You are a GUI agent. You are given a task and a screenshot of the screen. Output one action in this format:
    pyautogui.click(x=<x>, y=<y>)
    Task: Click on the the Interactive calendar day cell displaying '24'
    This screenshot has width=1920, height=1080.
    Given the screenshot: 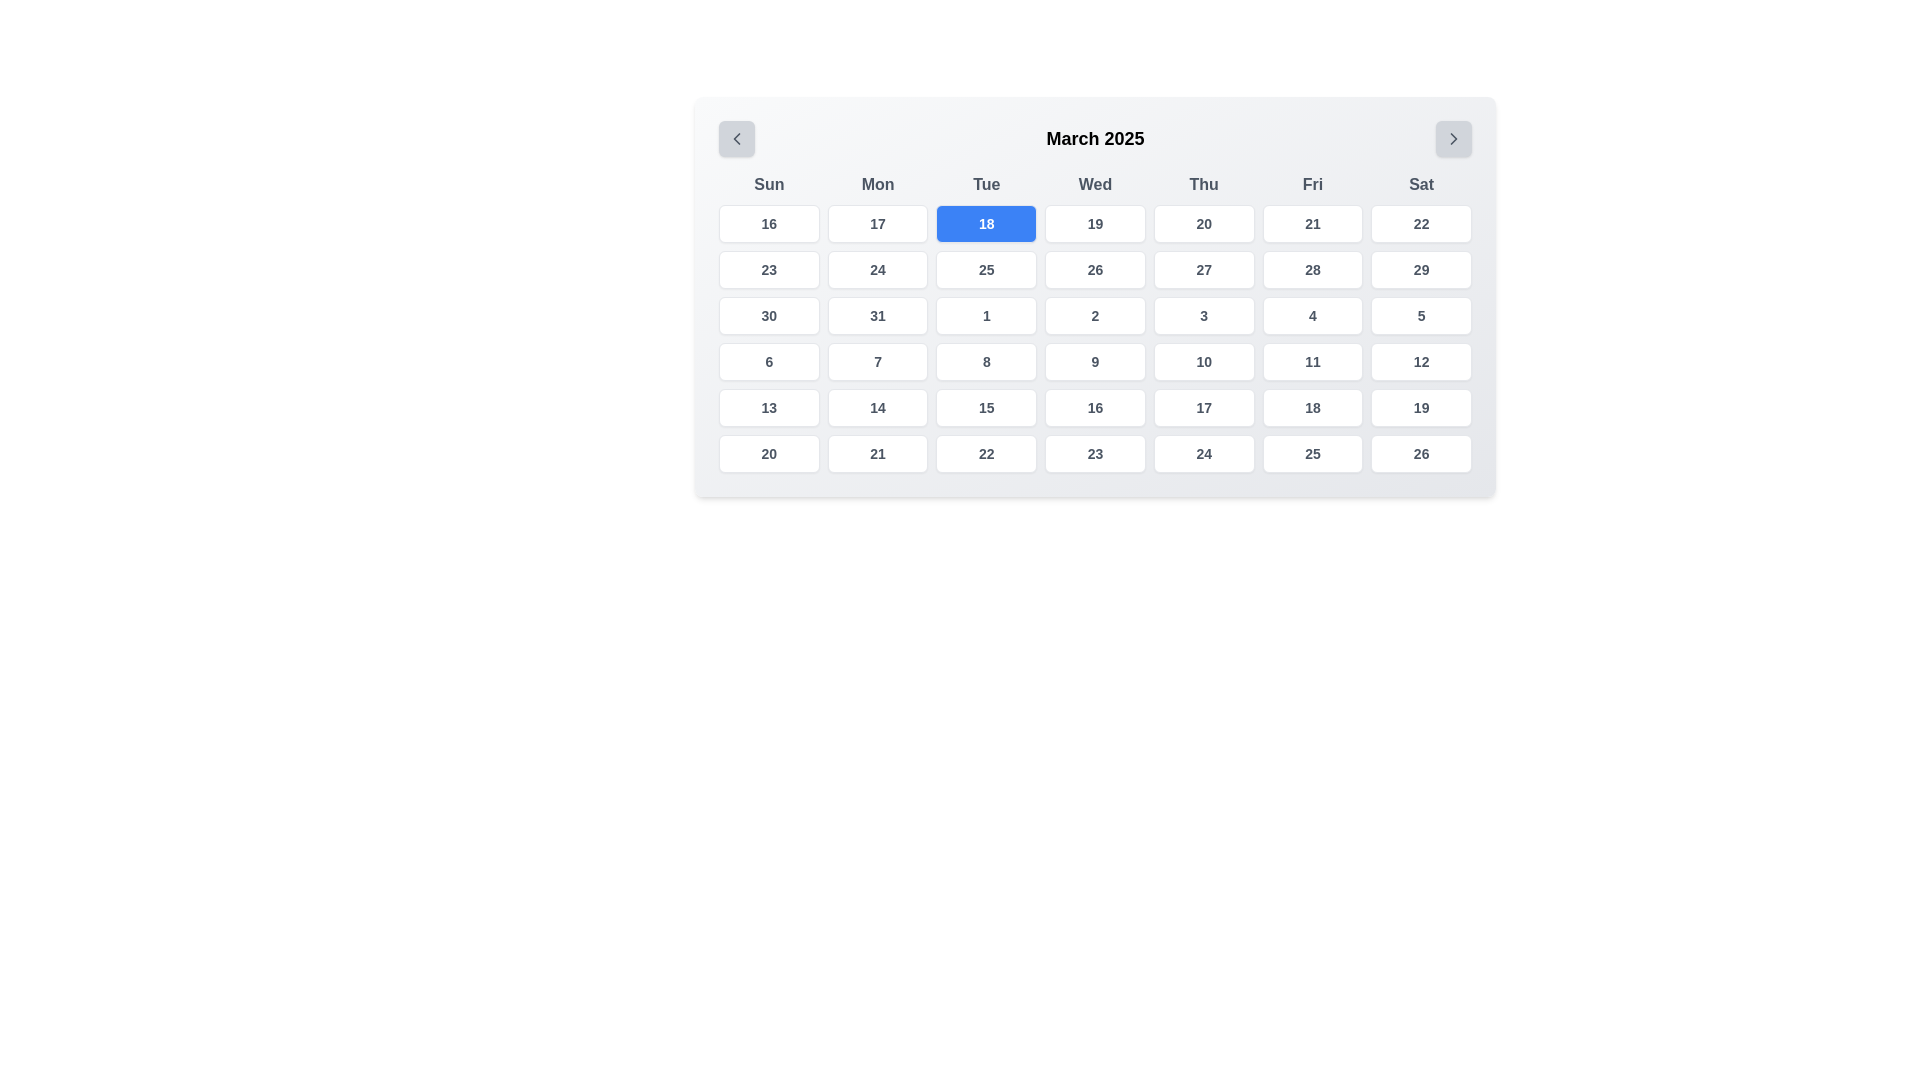 What is the action you would take?
    pyautogui.click(x=878, y=270)
    